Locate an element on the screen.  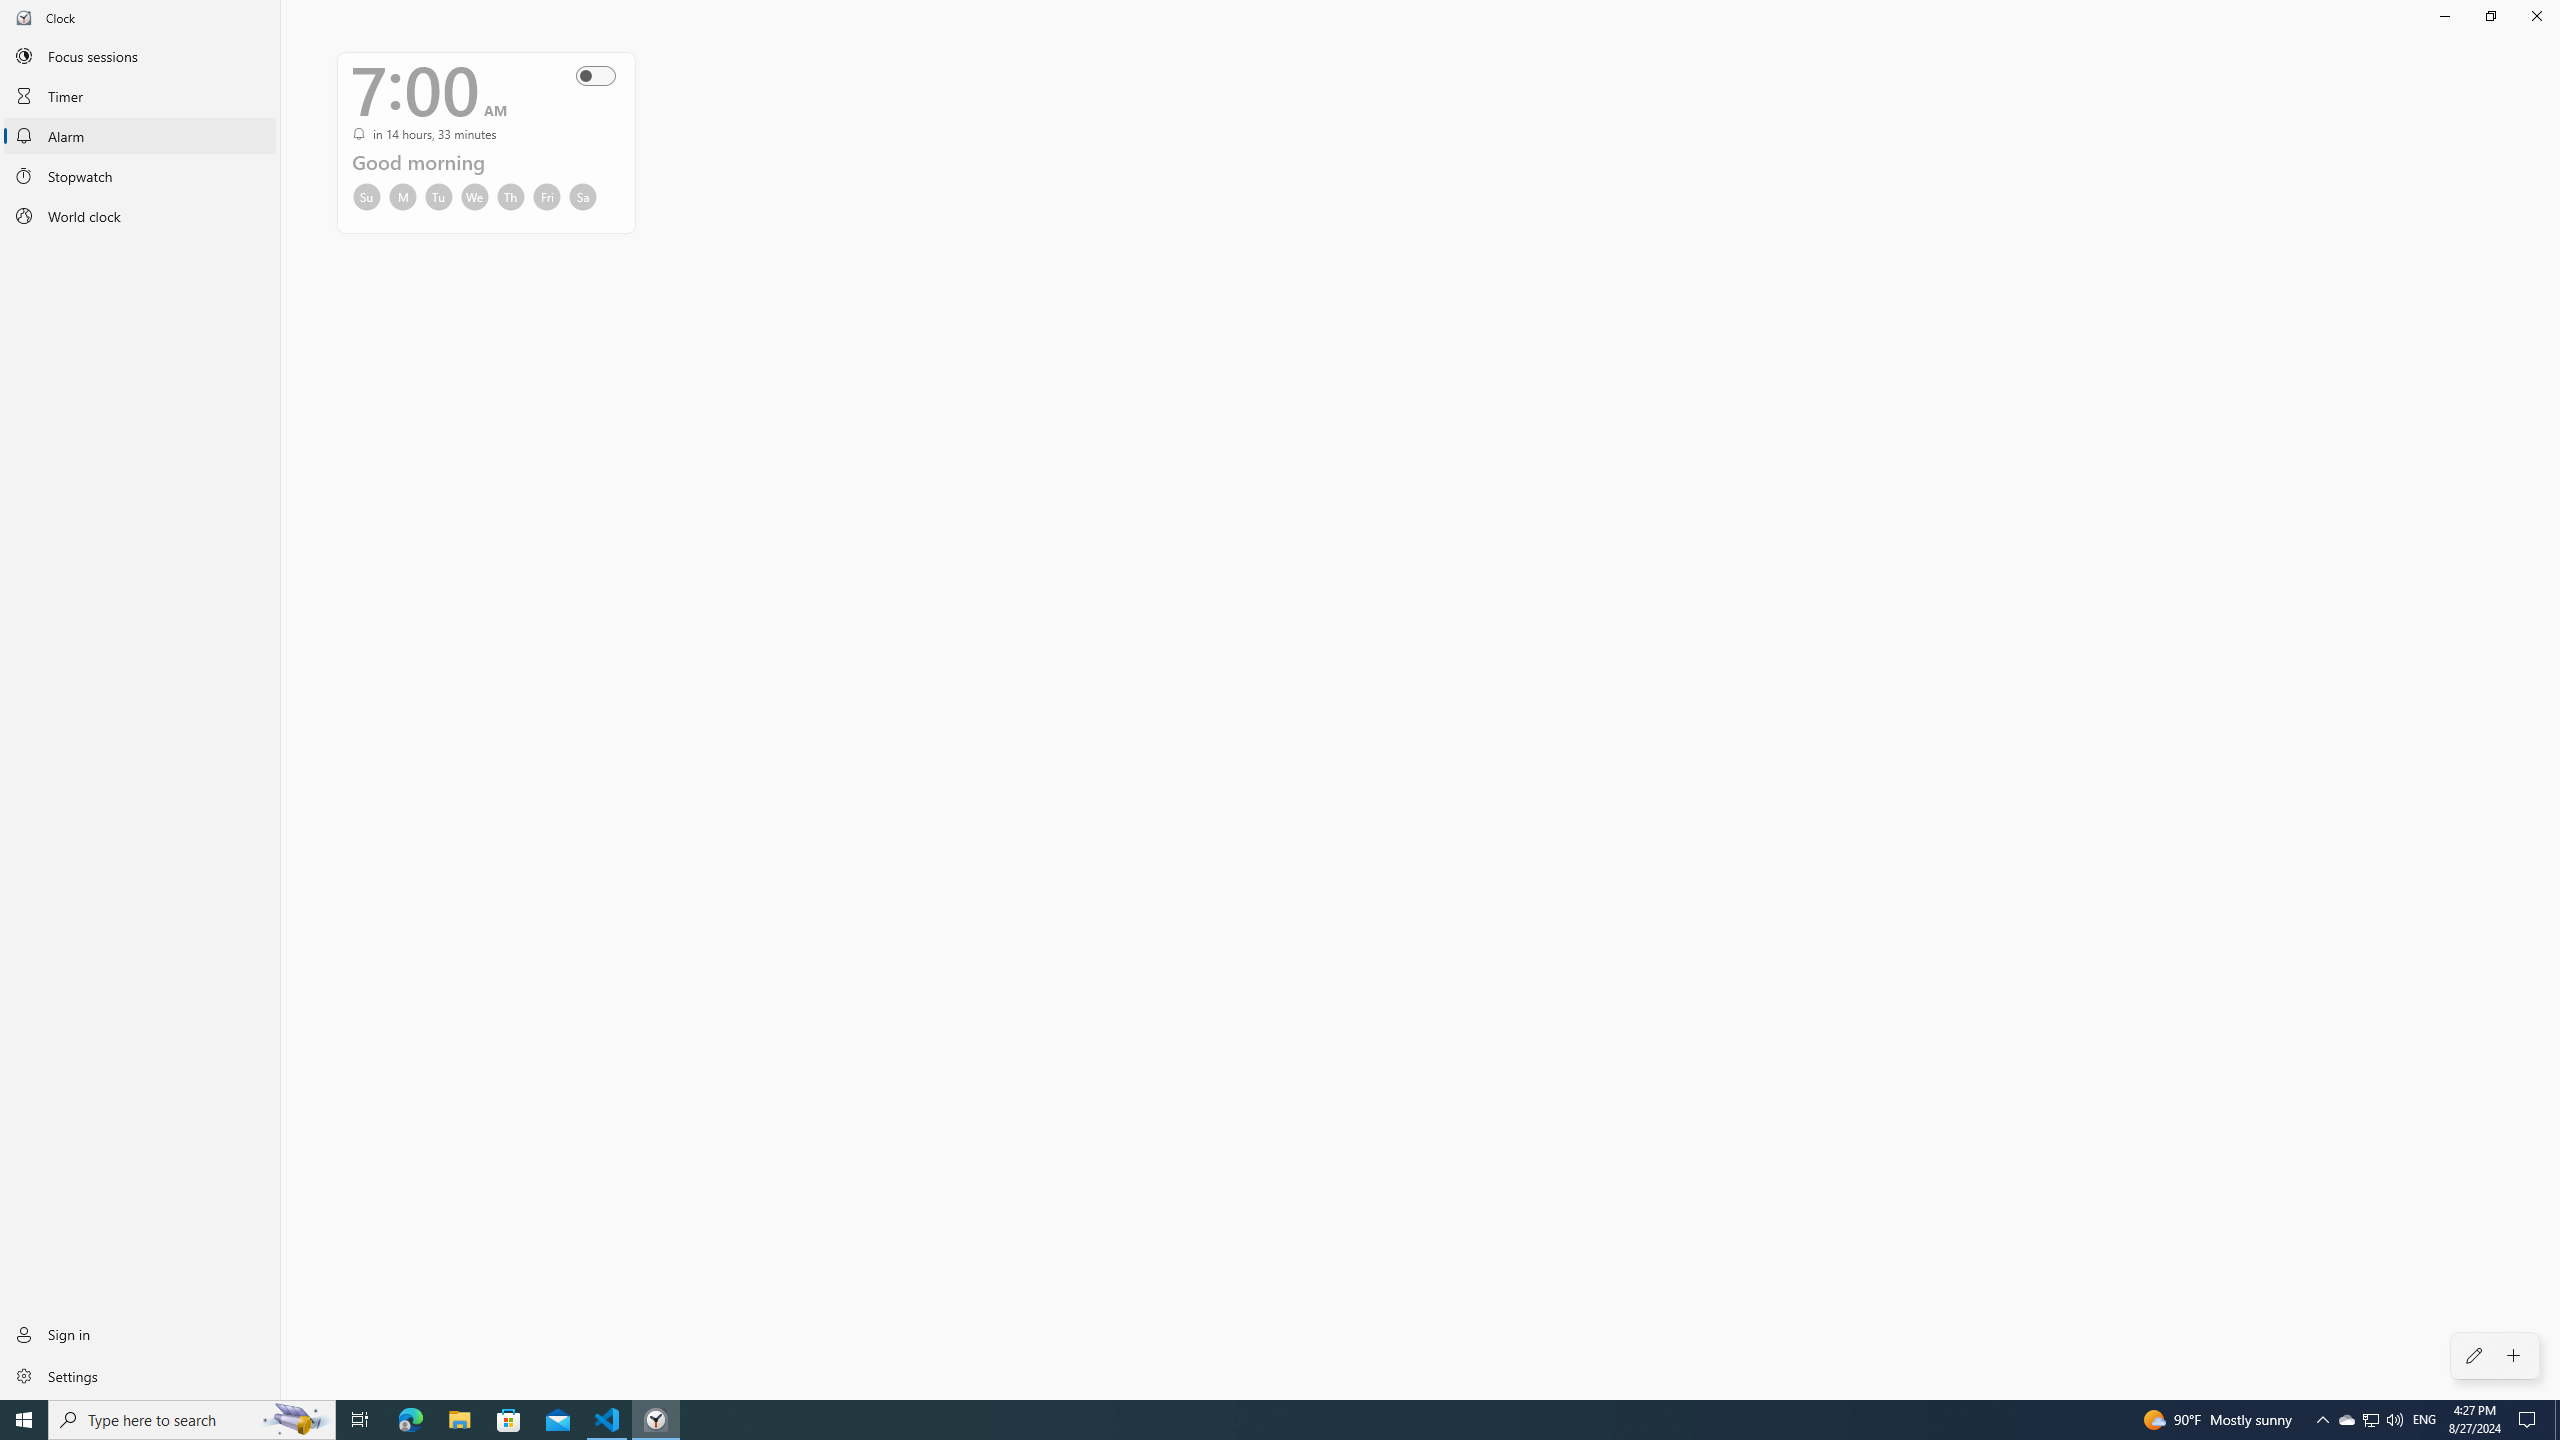
'Sign in' is located at coordinates (139, 1333).